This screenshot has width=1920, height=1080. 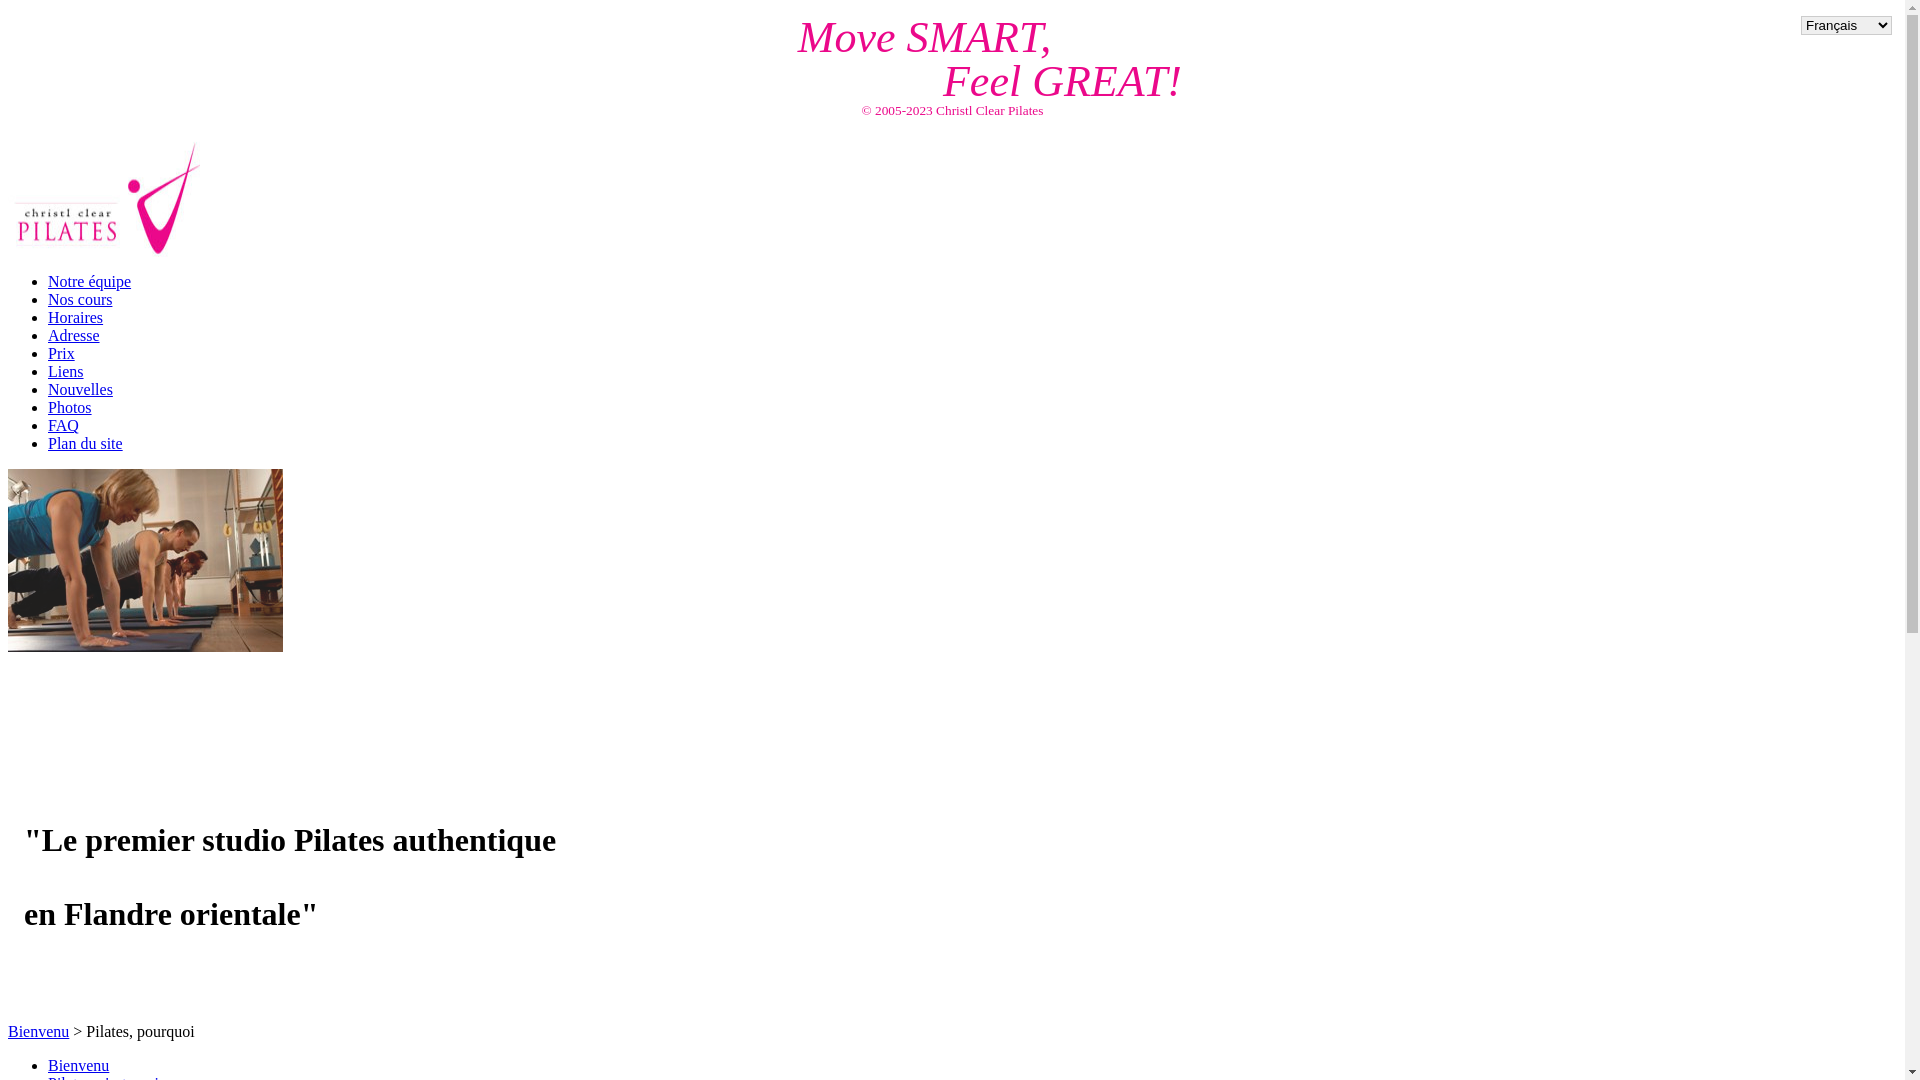 I want to click on 'Nos cours', so click(x=80, y=299).